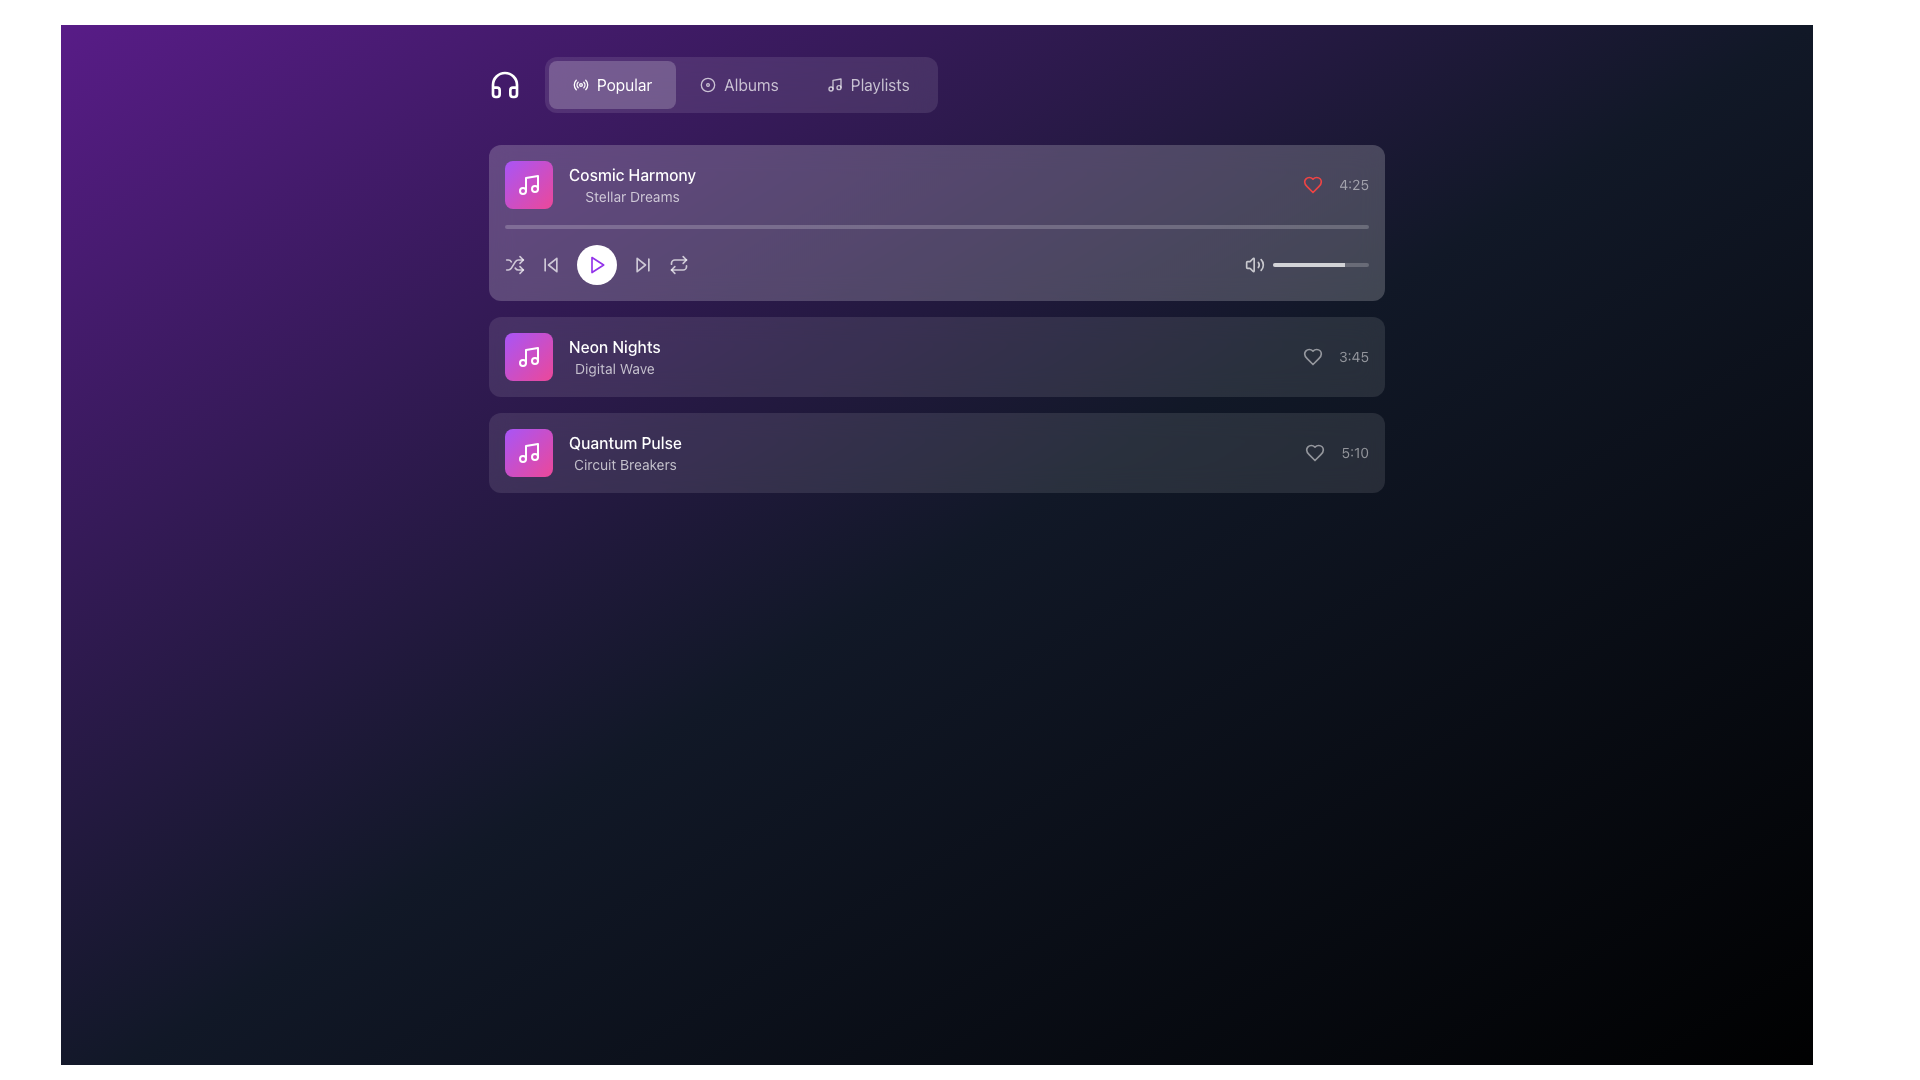  I want to click on the slider, so click(1320, 264).